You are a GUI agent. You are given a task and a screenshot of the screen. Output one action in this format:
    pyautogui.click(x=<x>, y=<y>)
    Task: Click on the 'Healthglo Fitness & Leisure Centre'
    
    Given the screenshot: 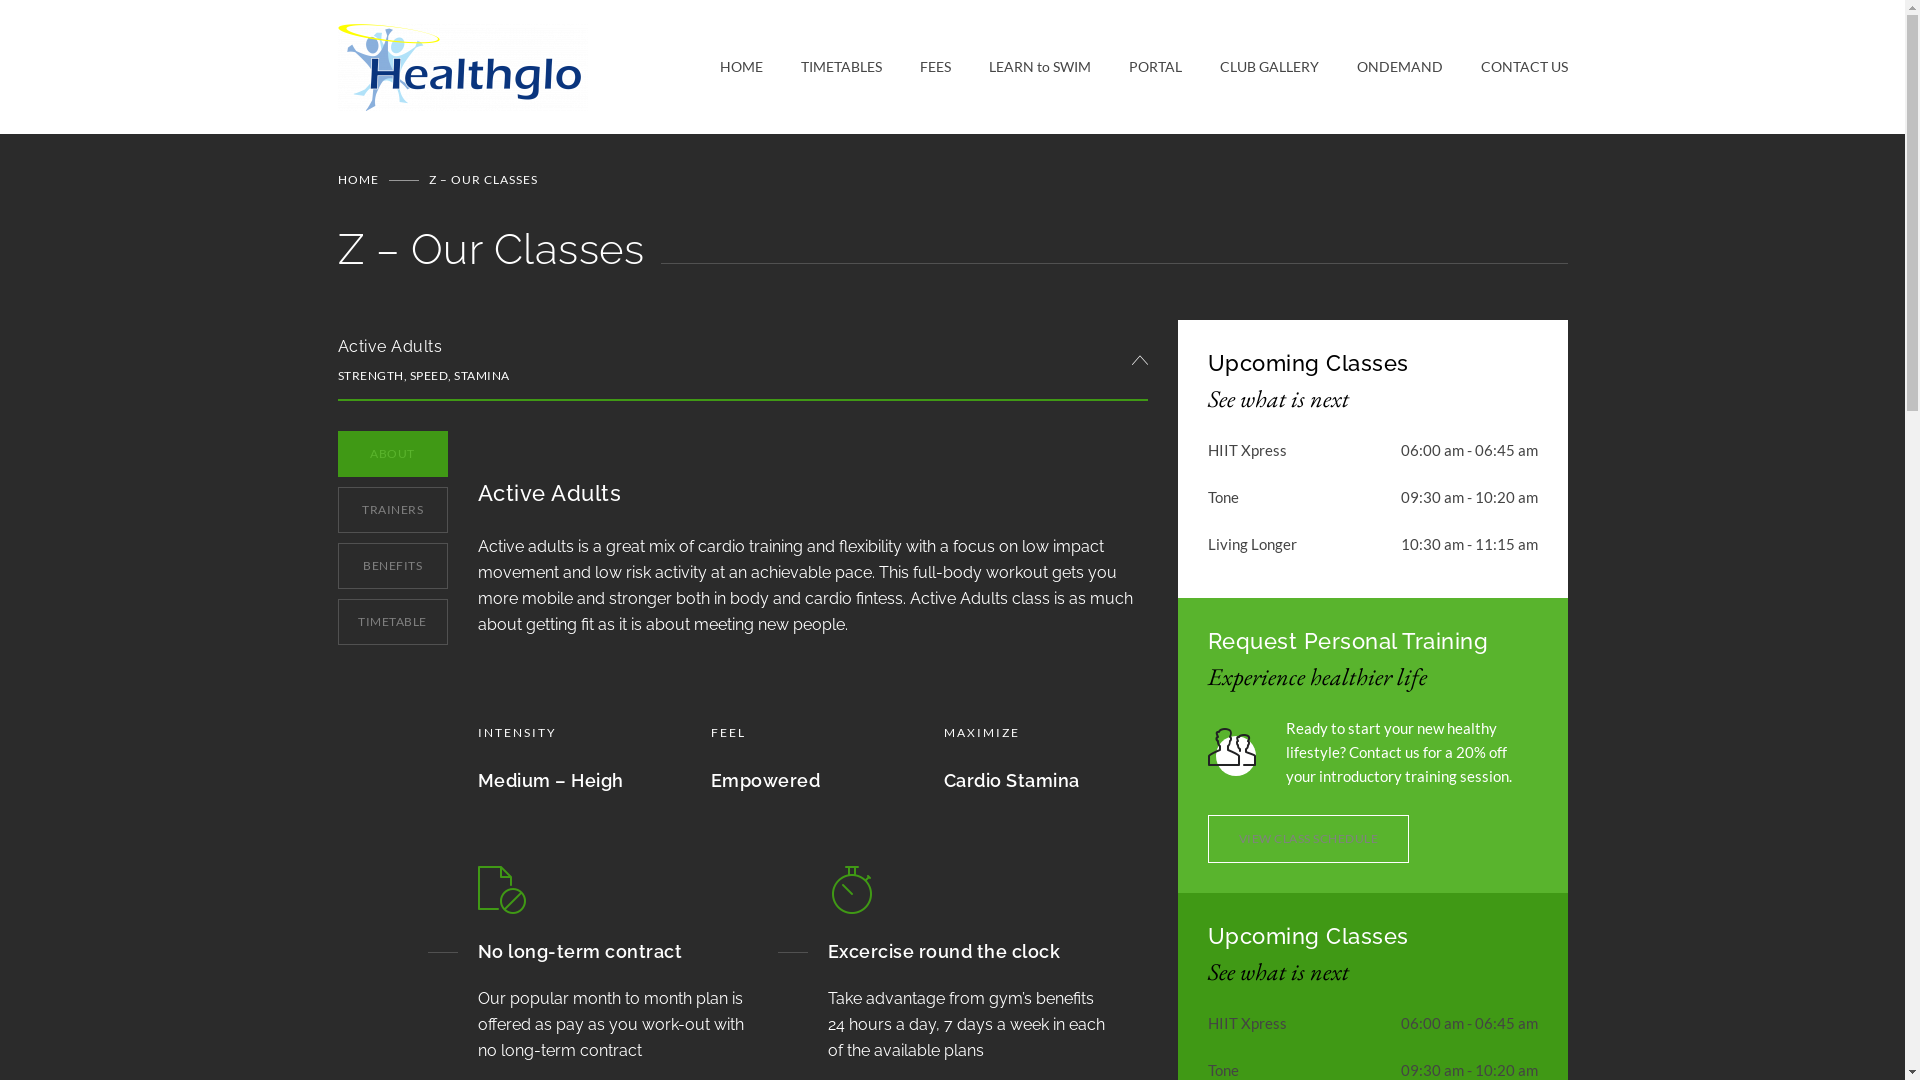 What is the action you would take?
    pyautogui.click(x=528, y=65)
    